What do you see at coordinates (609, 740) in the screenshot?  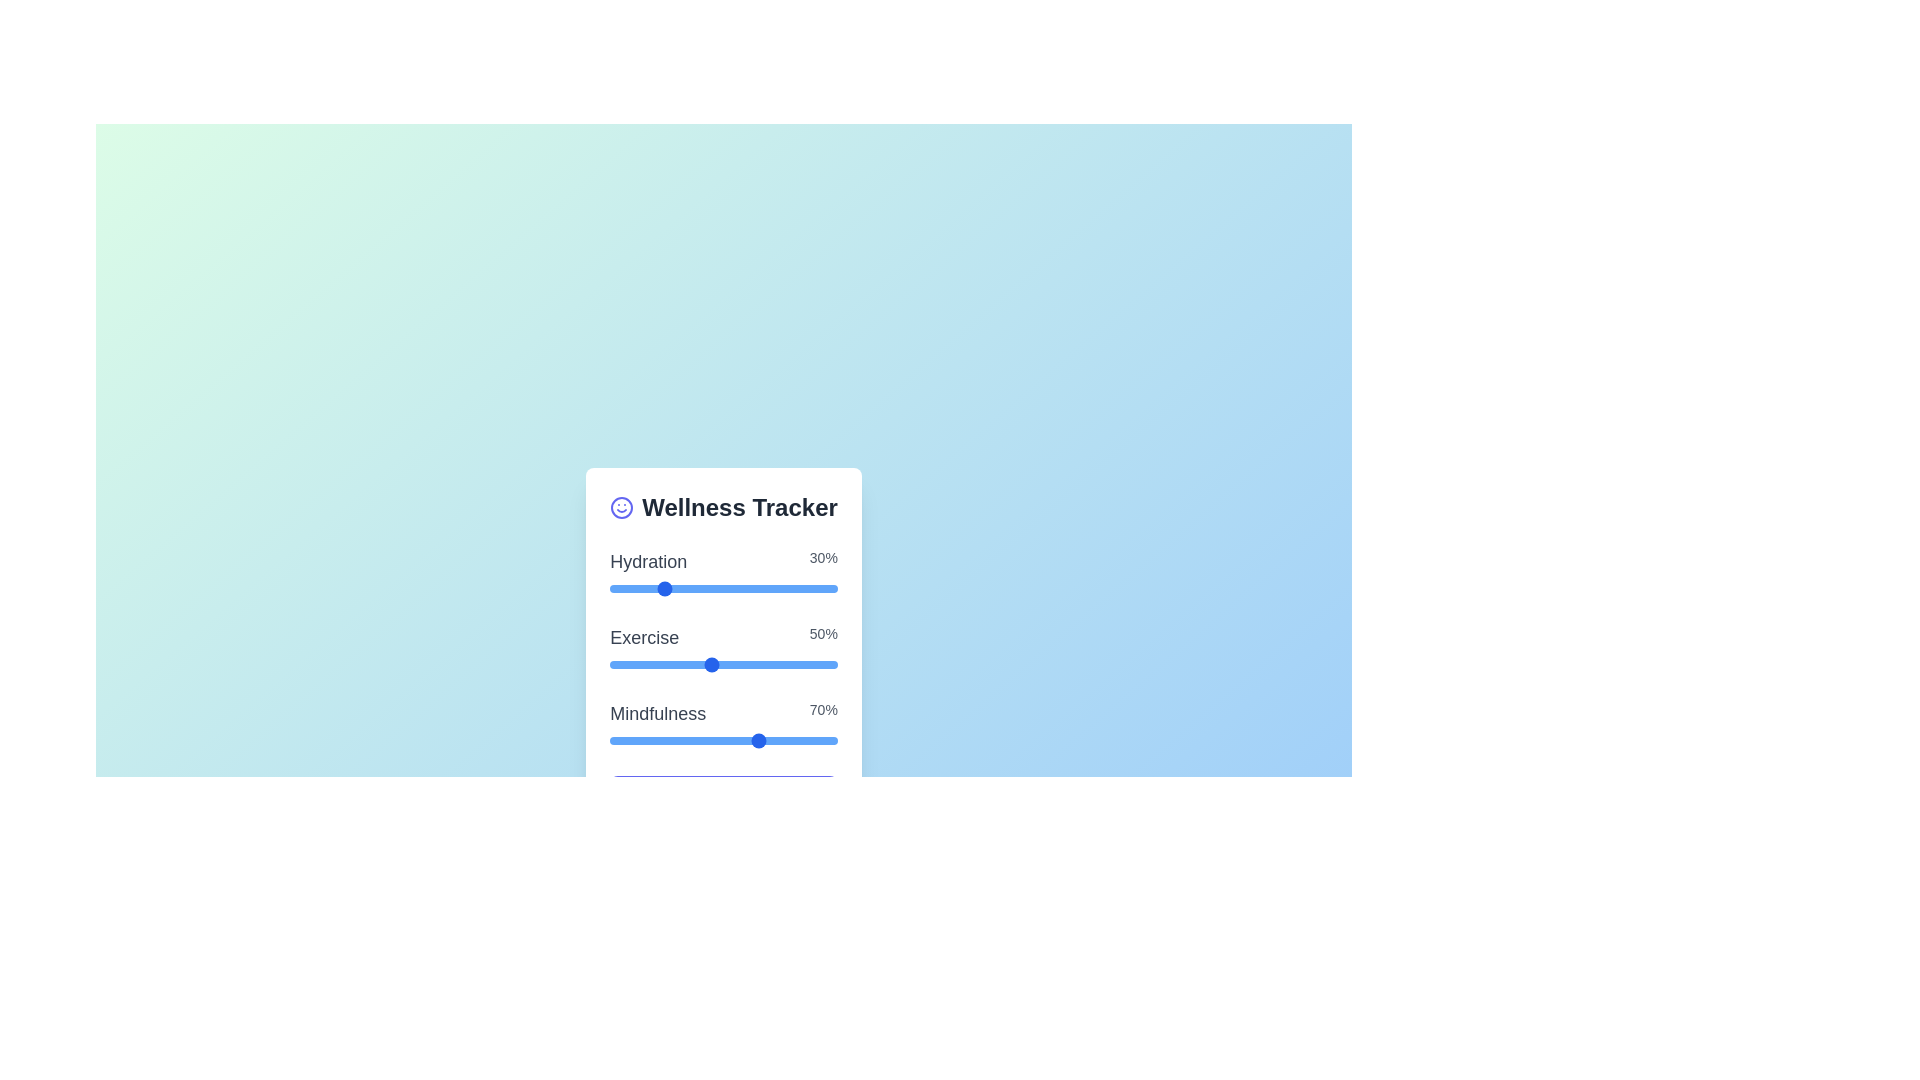 I see `the 'Mindfulness' slider to set its value to 1` at bounding box center [609, 740].